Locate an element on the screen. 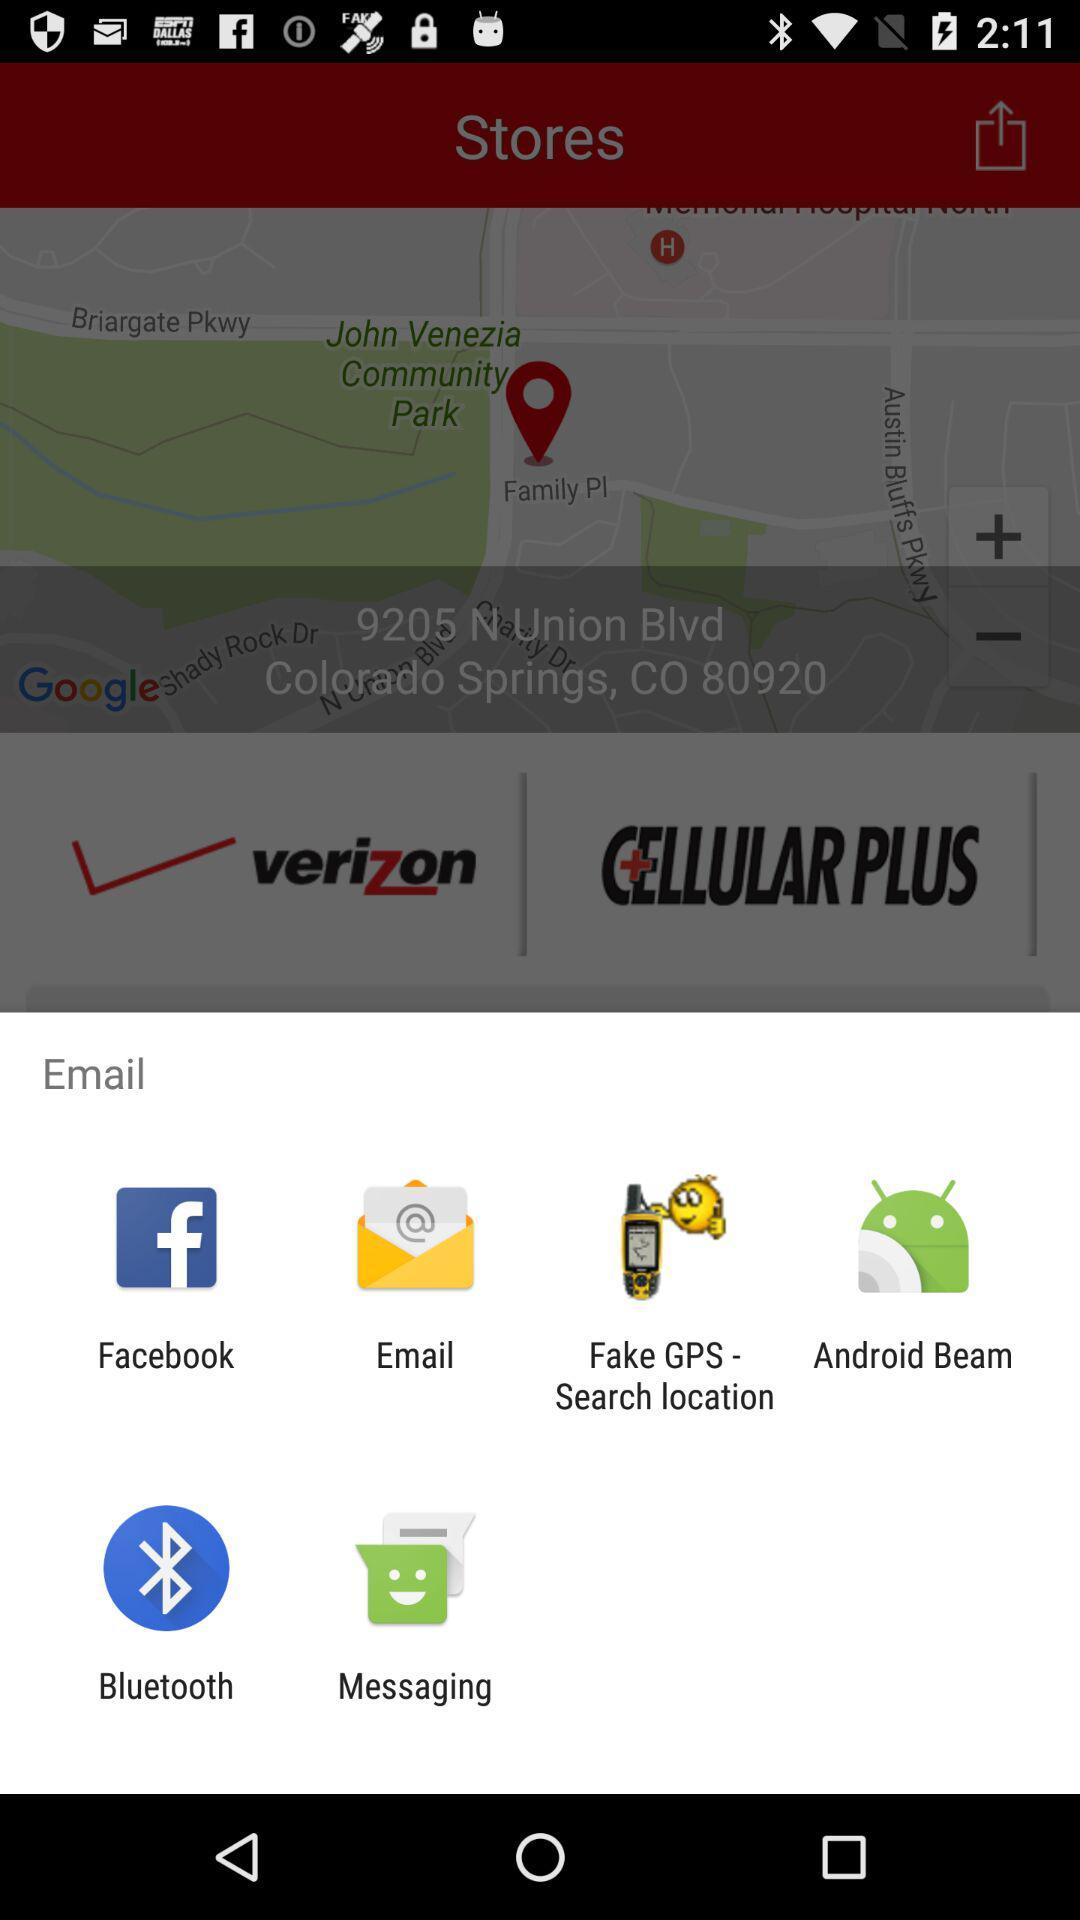  the bluetooth is located at coordinates (165, 1705).